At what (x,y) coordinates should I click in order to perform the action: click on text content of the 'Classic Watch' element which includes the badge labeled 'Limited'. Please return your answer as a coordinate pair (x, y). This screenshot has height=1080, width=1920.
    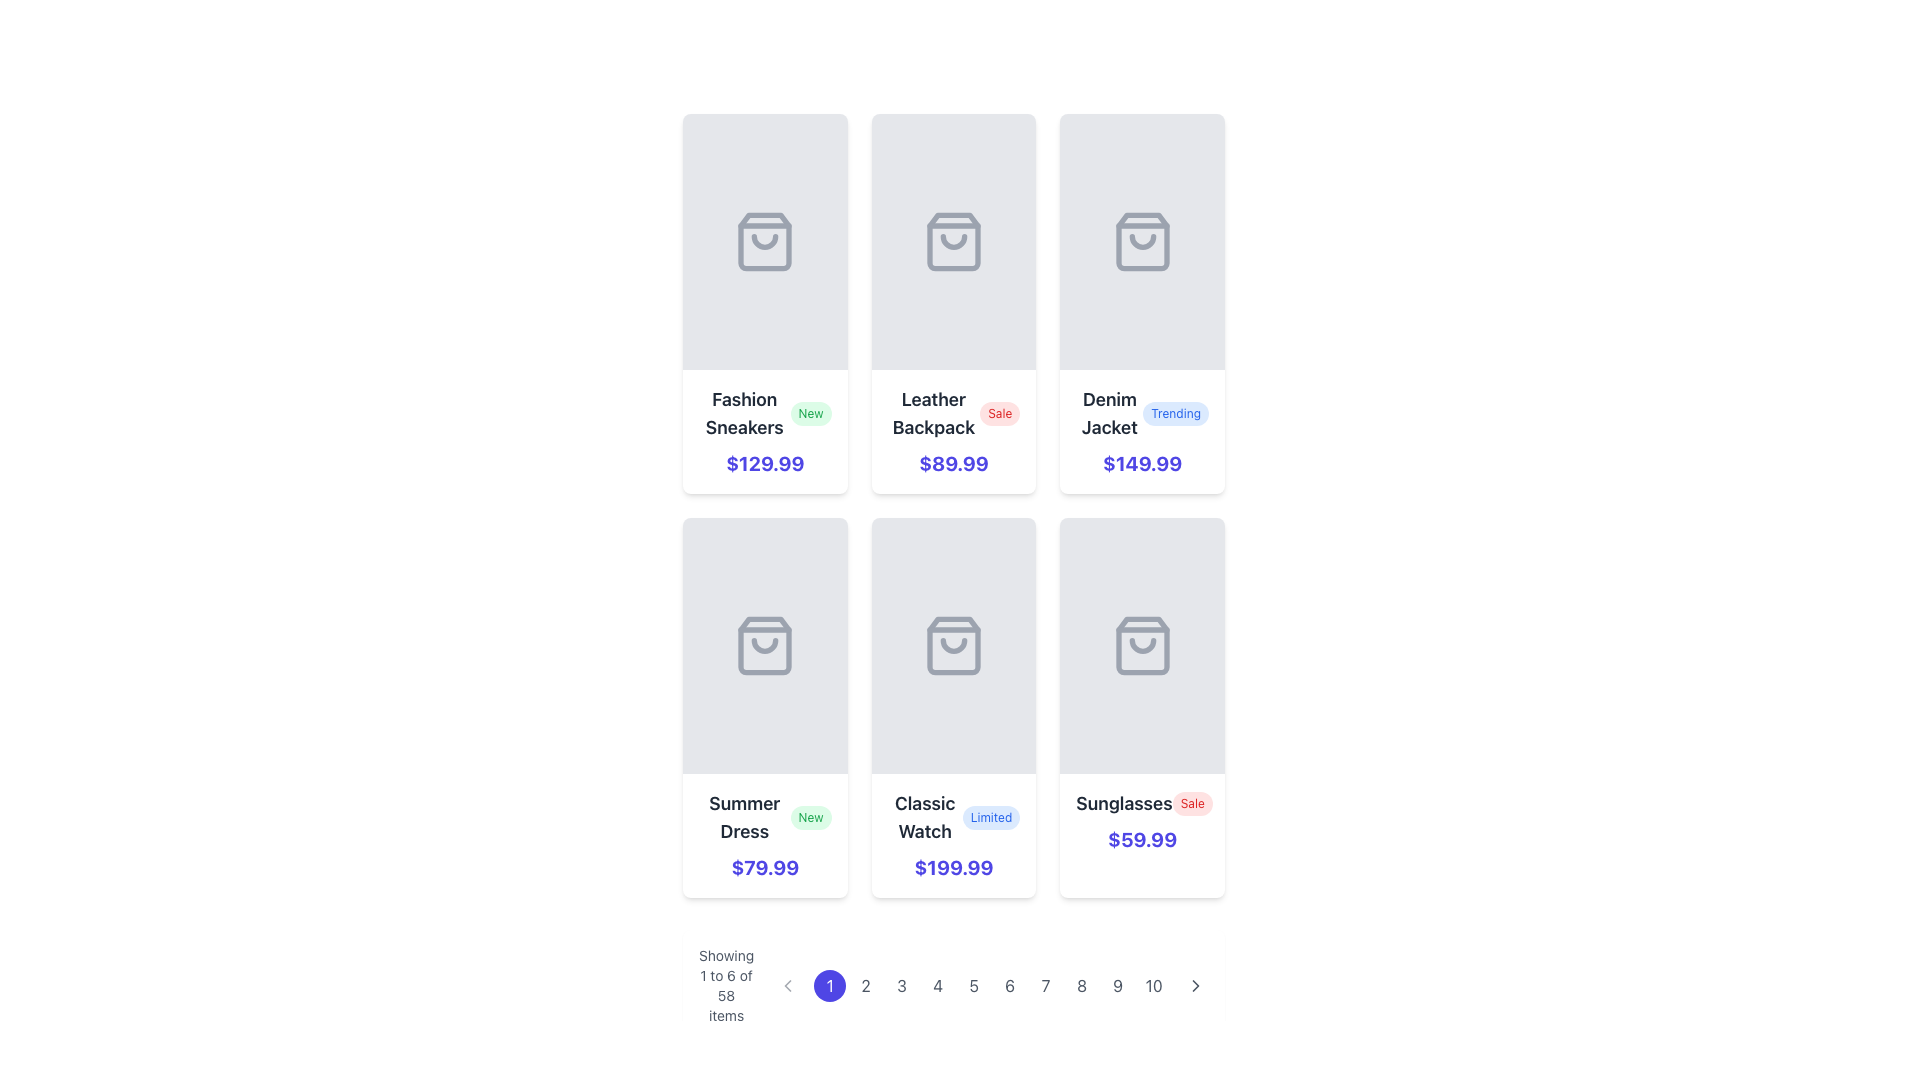
    Looking at the image, I should click on (953, 817).